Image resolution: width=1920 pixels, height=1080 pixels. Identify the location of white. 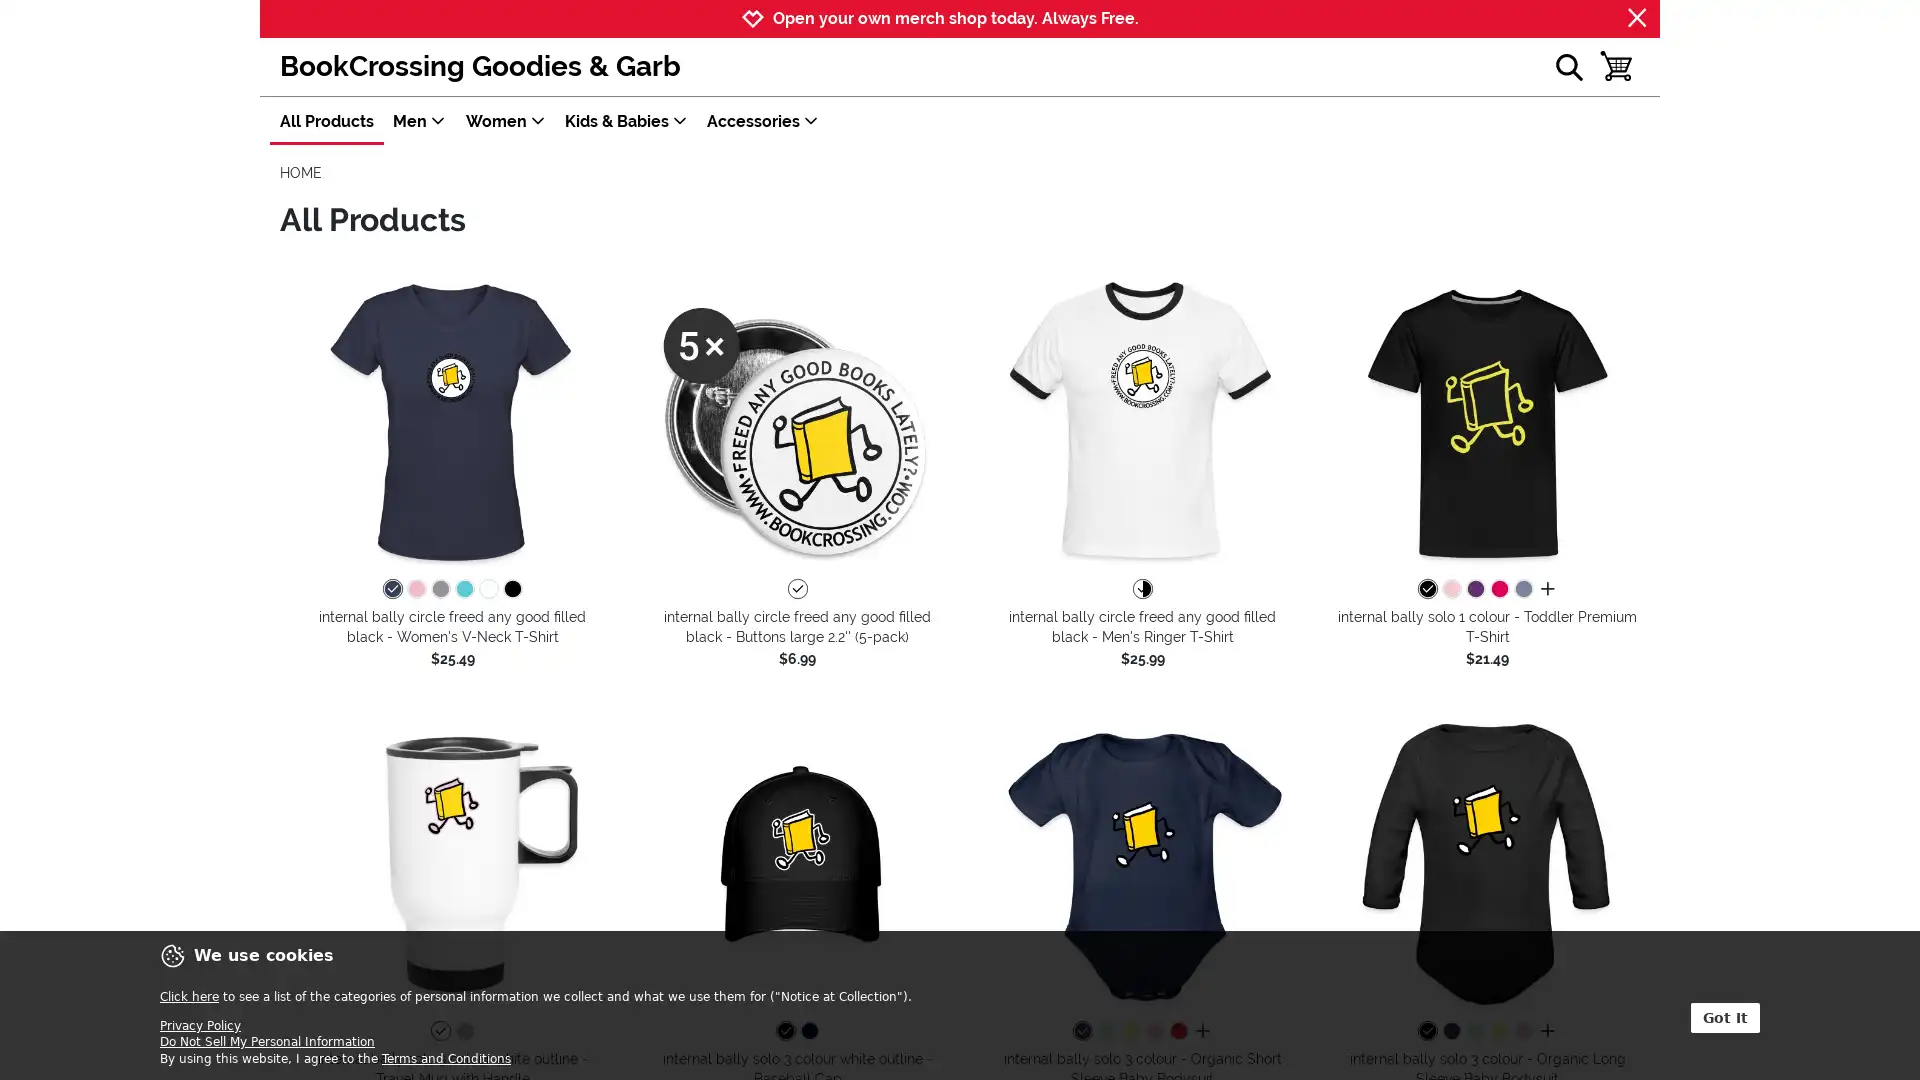
(488, 589).